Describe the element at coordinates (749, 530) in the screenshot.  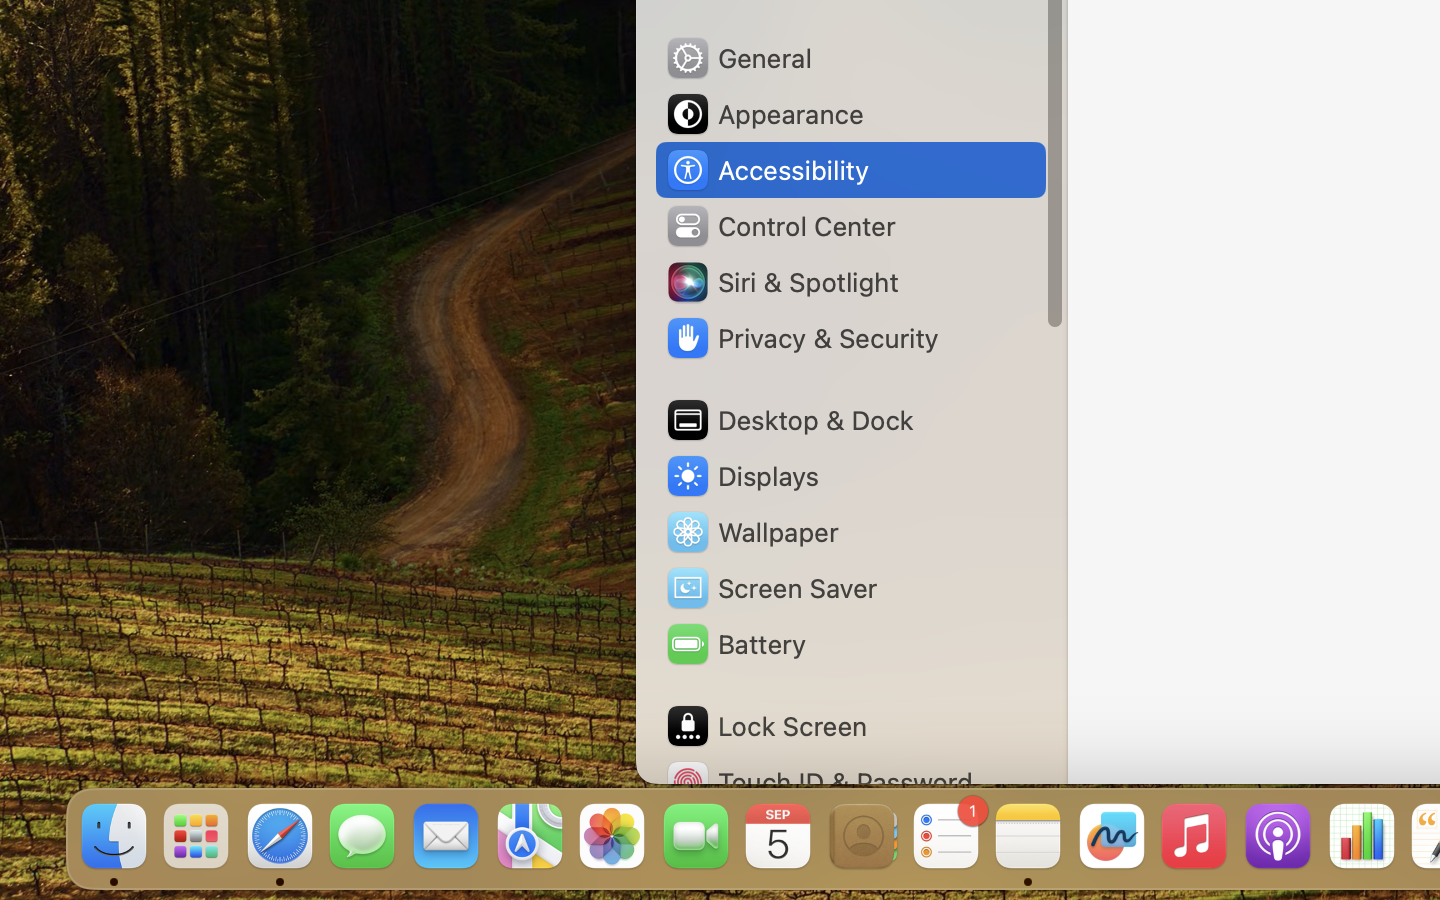
I see `'Wallpaper'` at that location.